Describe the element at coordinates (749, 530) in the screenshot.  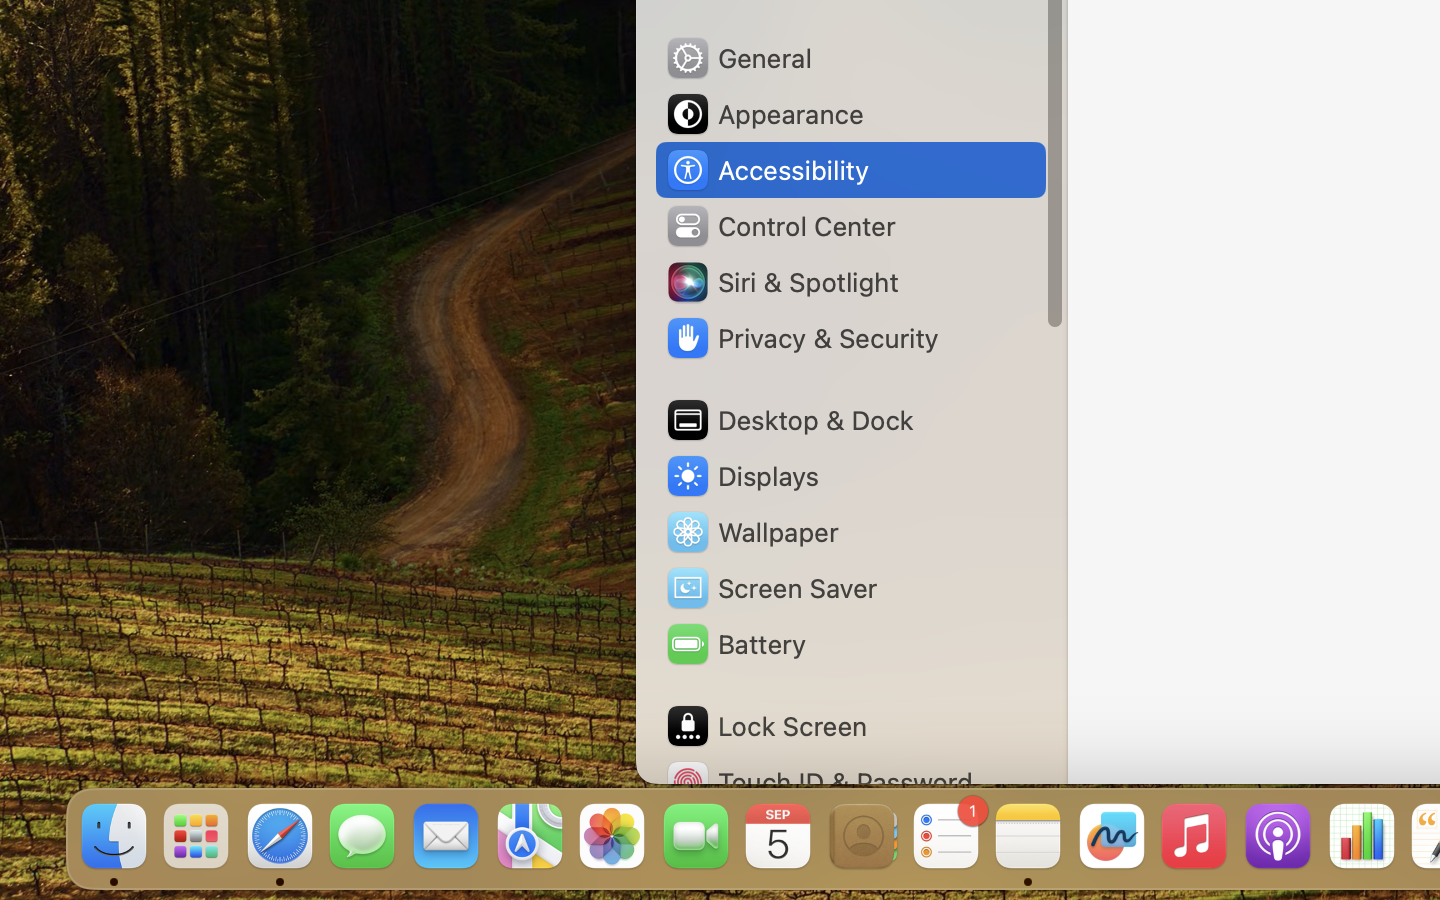
I see `'Wallpaper'` at that location.